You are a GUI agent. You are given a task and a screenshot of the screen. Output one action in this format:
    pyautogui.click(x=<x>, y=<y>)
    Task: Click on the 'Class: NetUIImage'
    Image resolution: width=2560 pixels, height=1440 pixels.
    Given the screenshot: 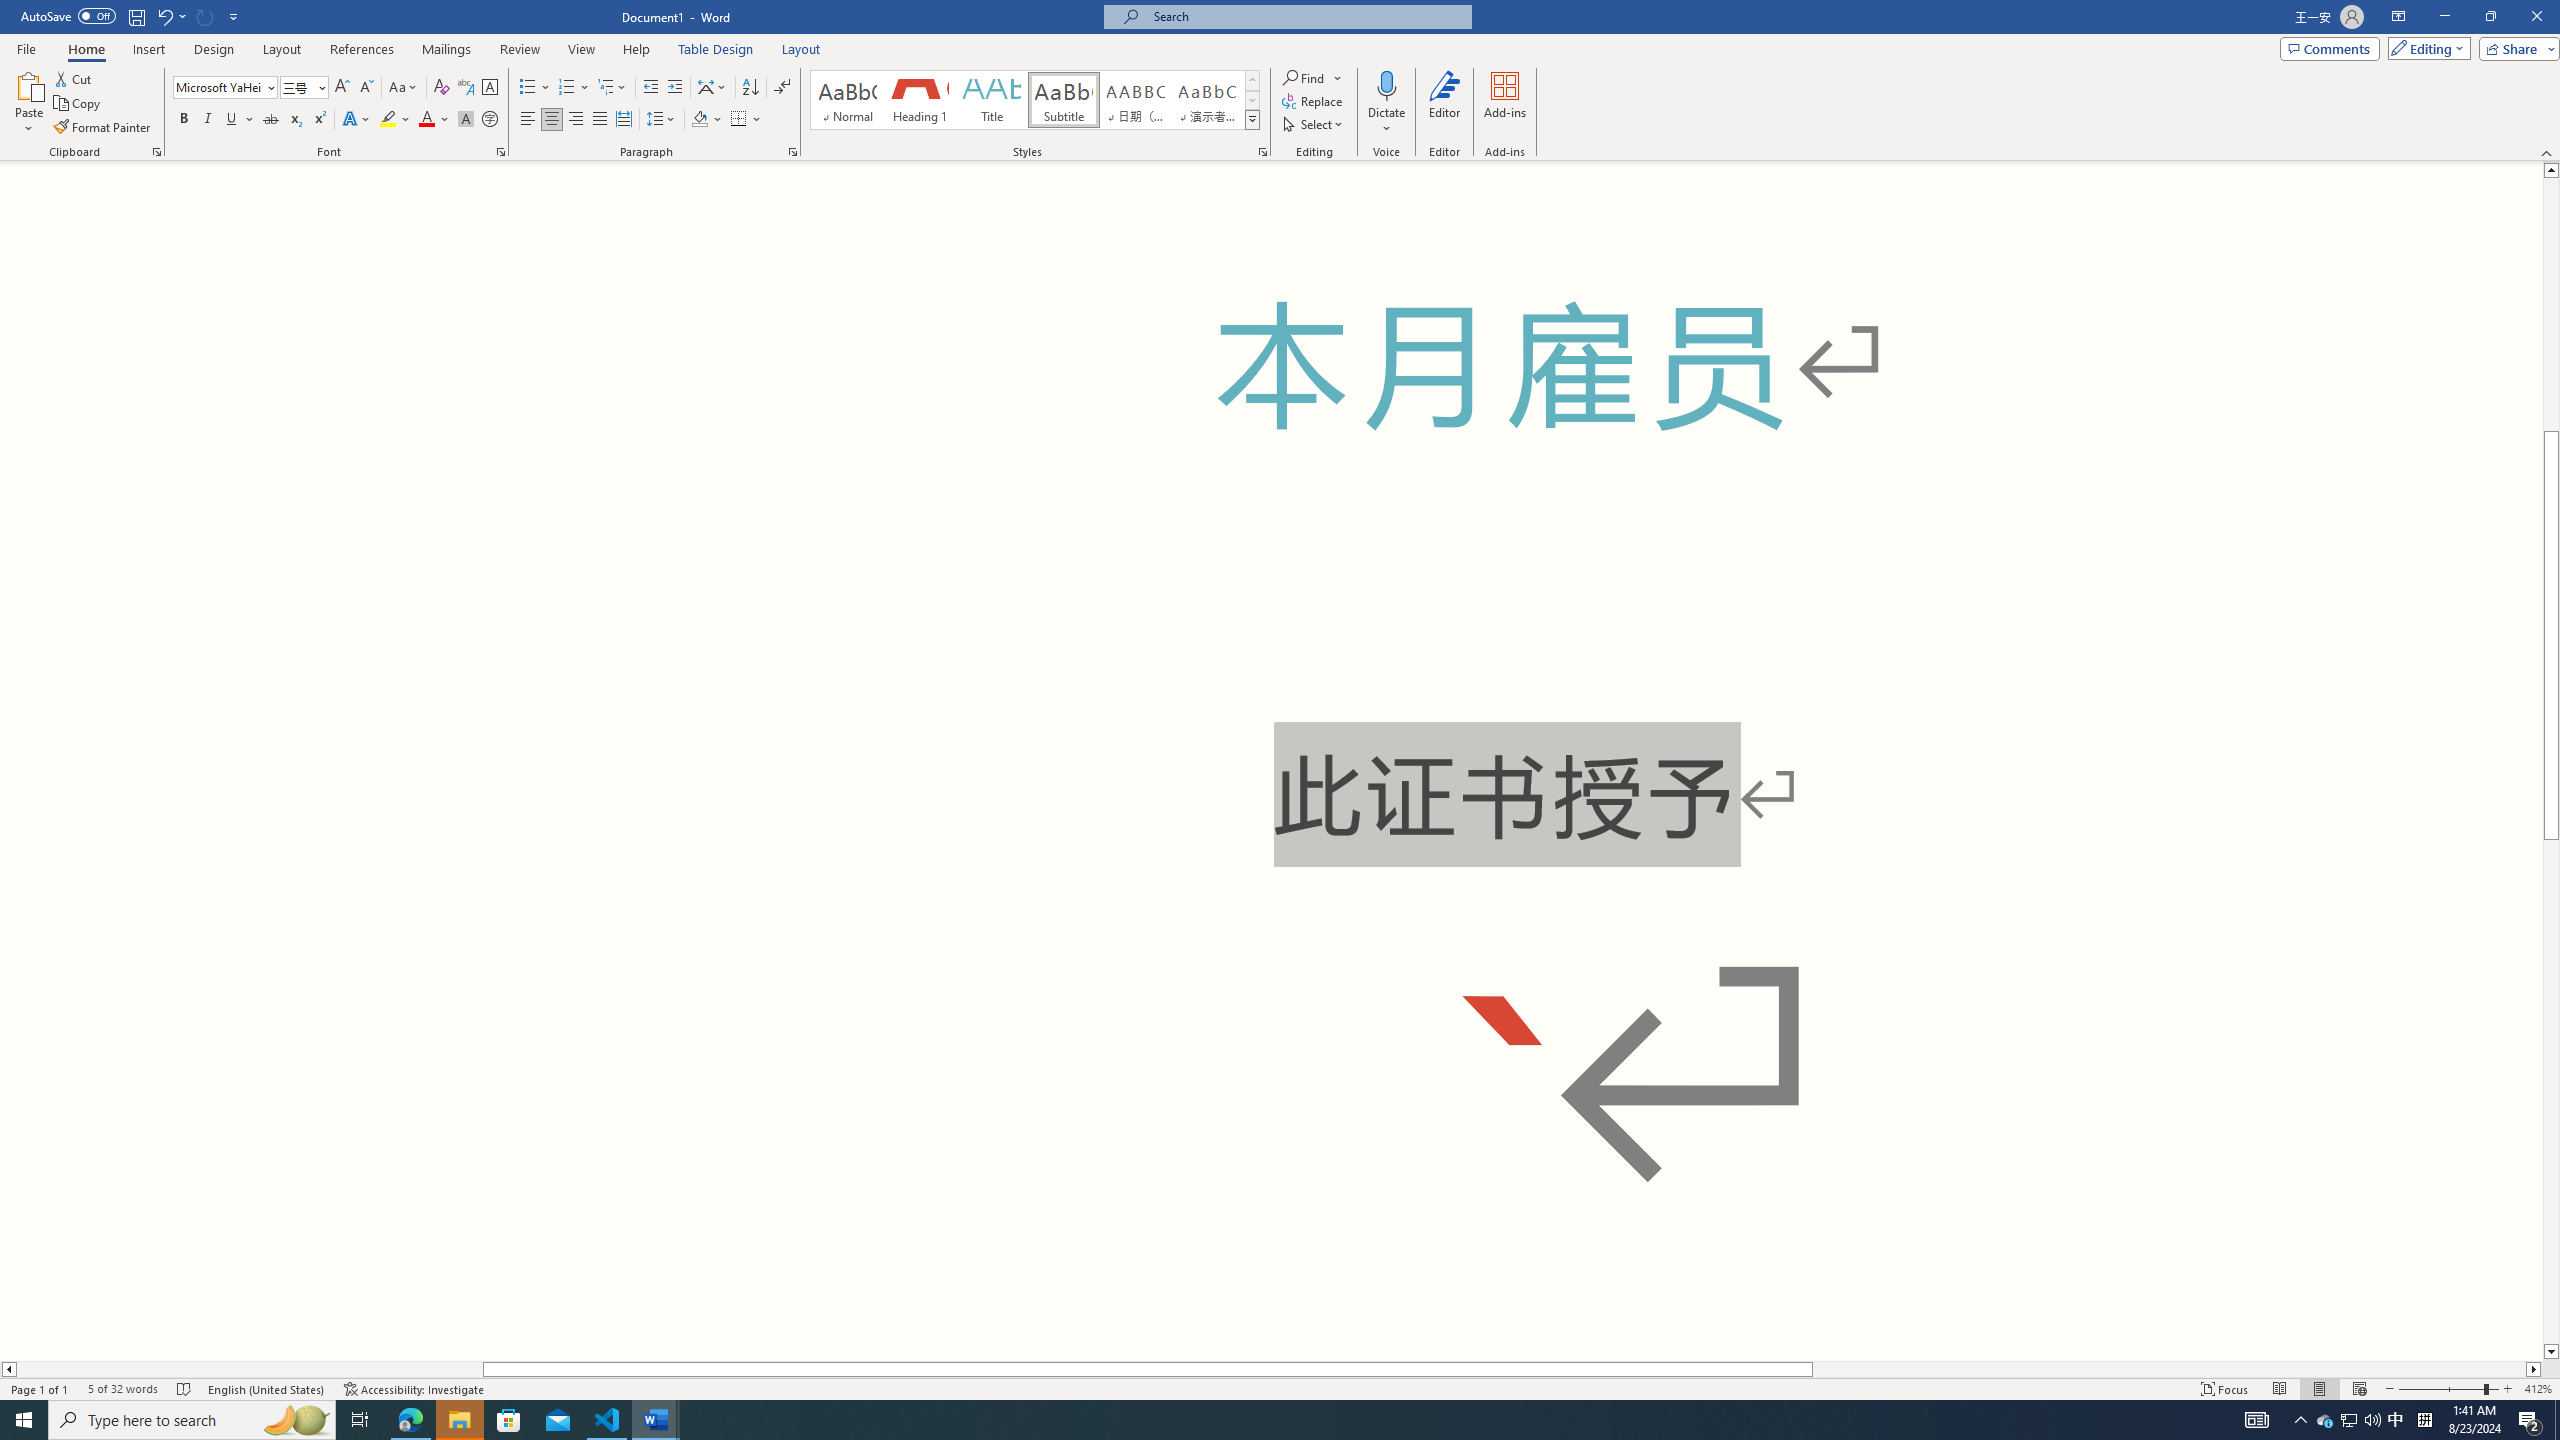 What is the action you would take?
    pyautogui.click(x=1252, y=119)
    